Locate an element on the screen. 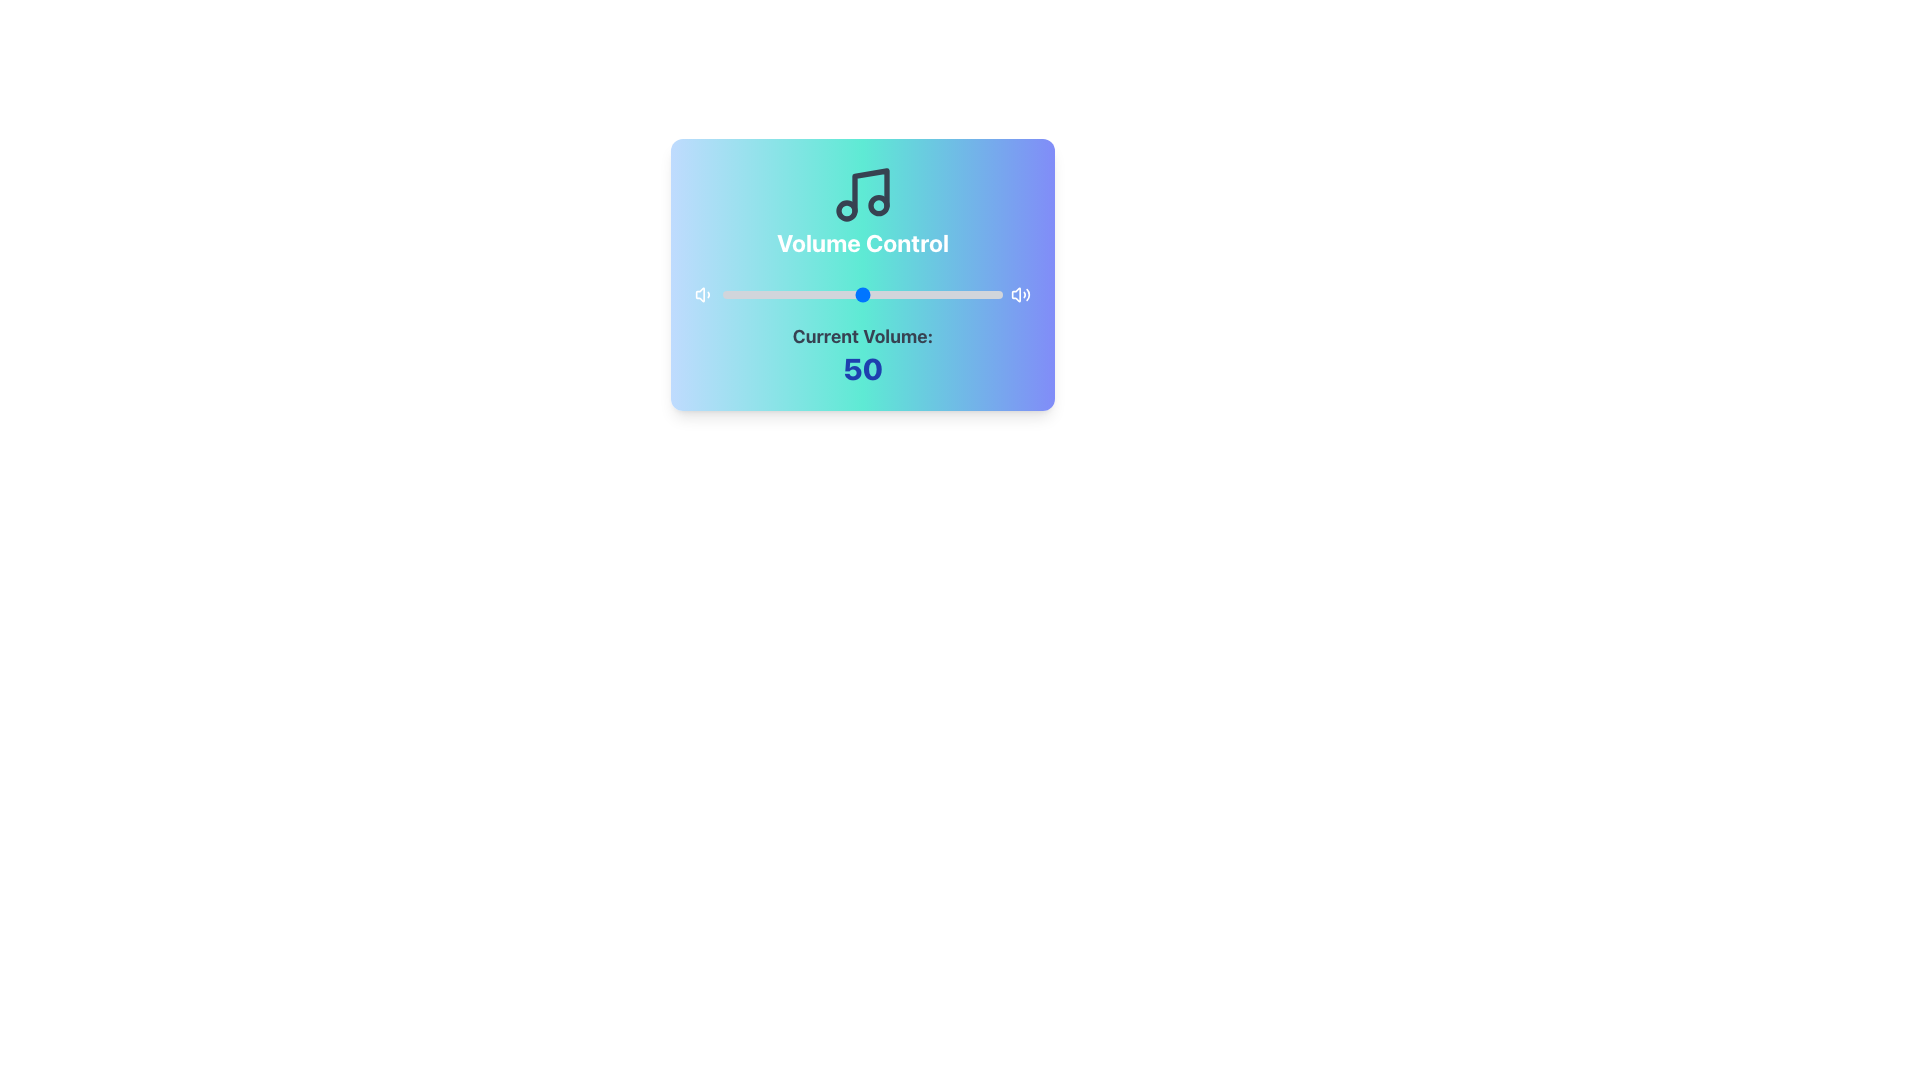 This screenshot has height=1080, width=1920. the Text Display Component labeled 'Current Volume:' which shows the numeric value '50' in dark blue font, located at the center-bottom of the 'Volume Control' card is located at coordinates (863, 353).